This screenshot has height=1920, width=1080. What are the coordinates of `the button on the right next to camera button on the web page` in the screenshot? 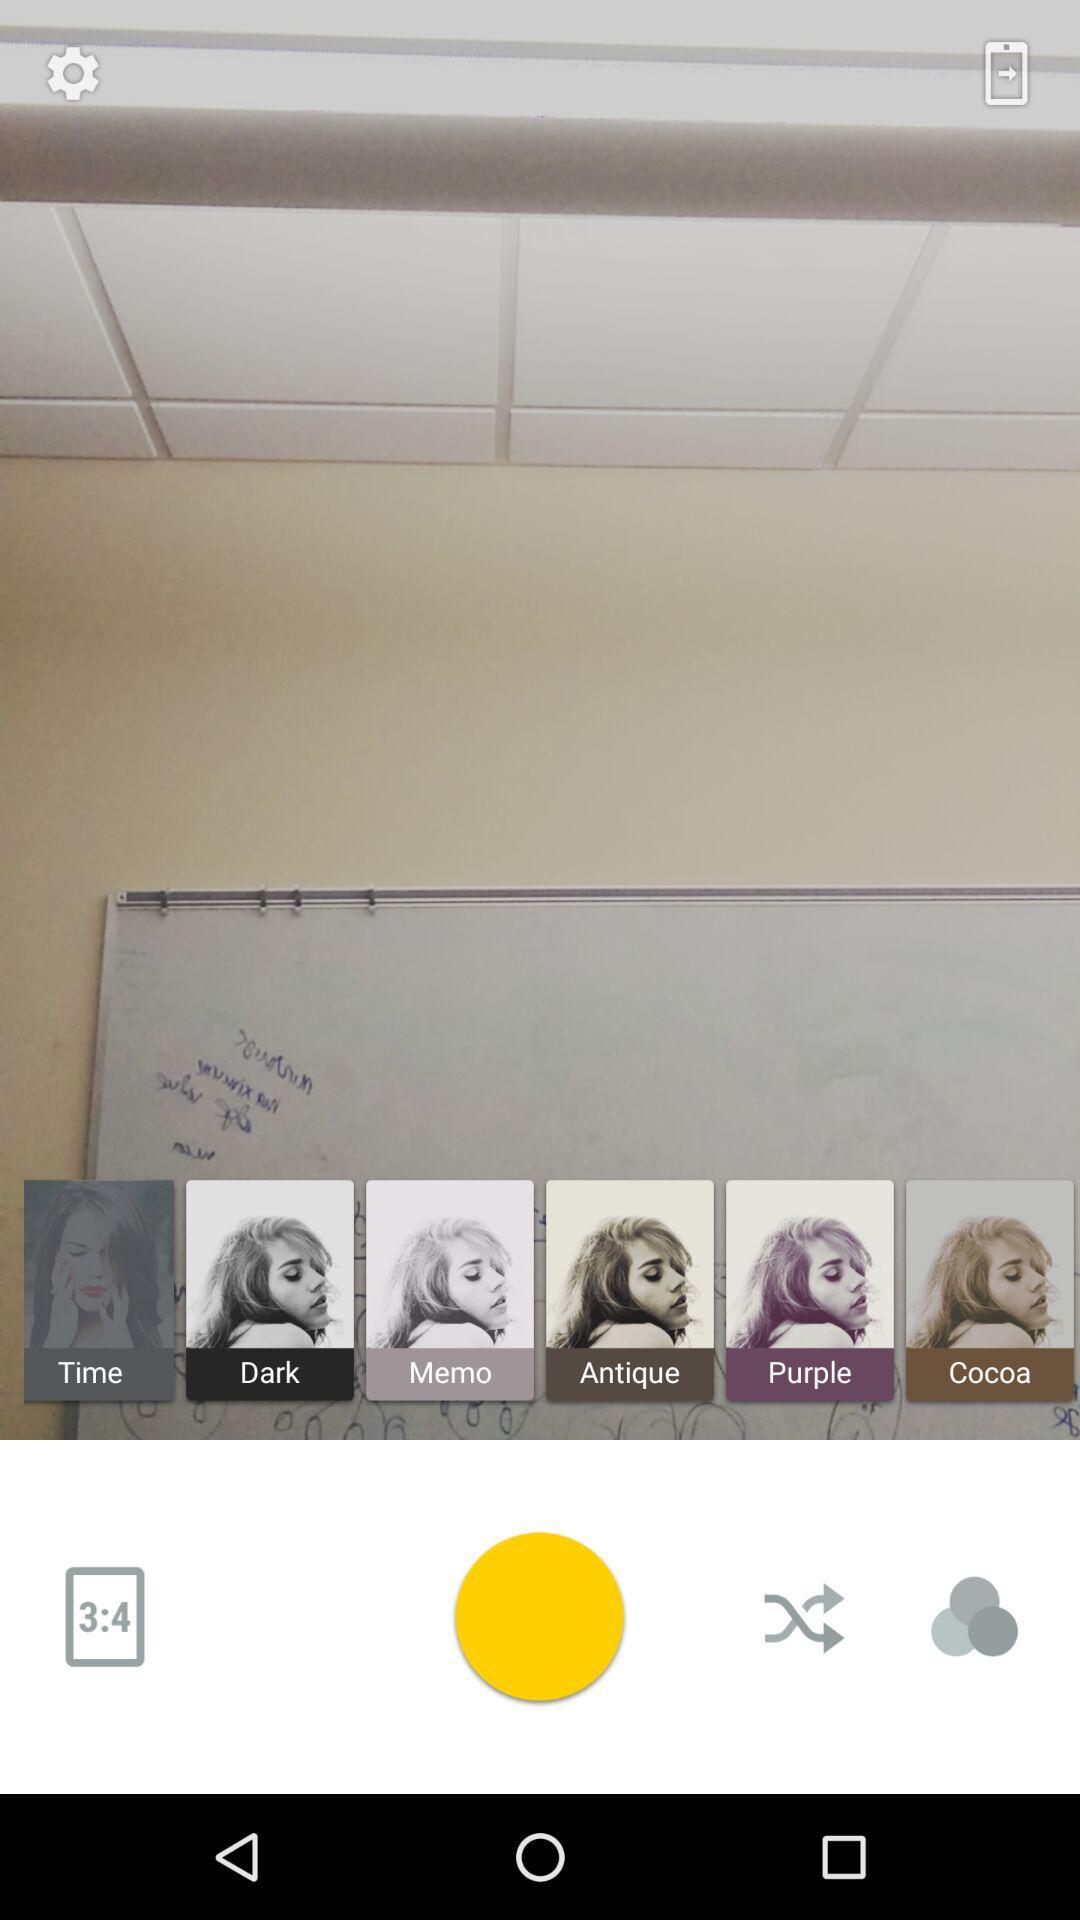 It's located at (805, 1617).